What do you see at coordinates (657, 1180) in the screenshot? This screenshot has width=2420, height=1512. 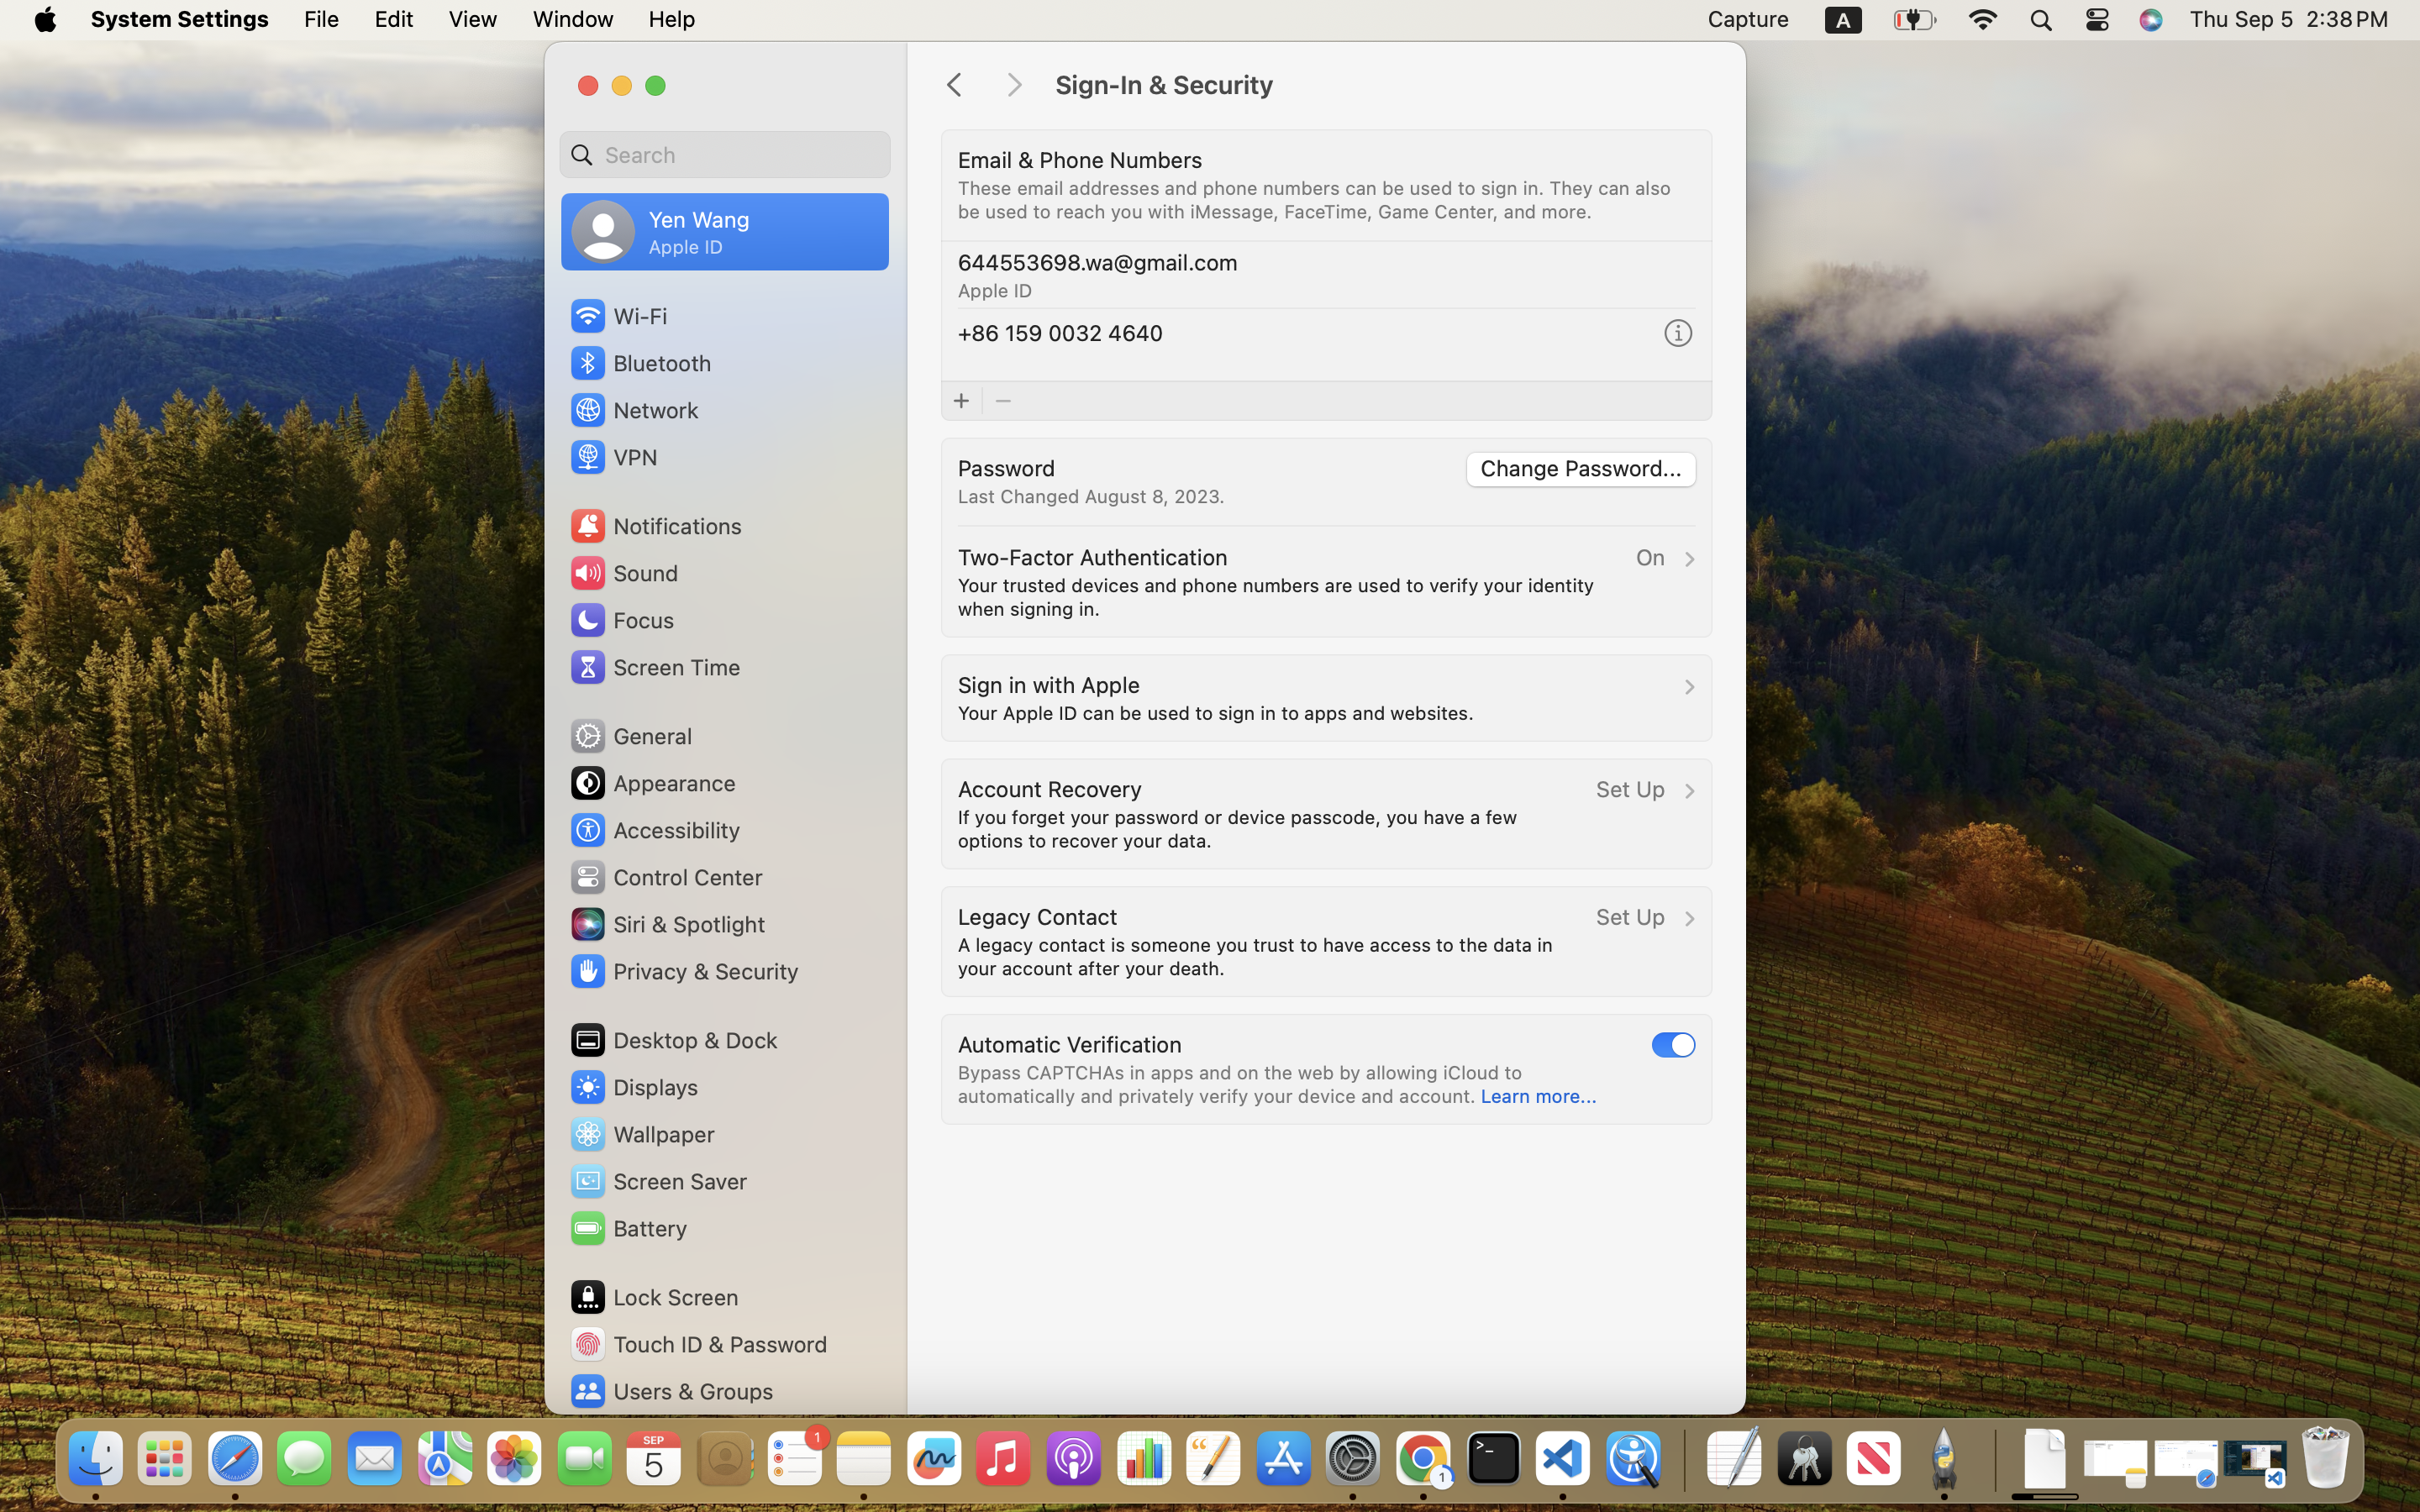 I see `'Screen Saver'` at bounding box center [657, 1180].